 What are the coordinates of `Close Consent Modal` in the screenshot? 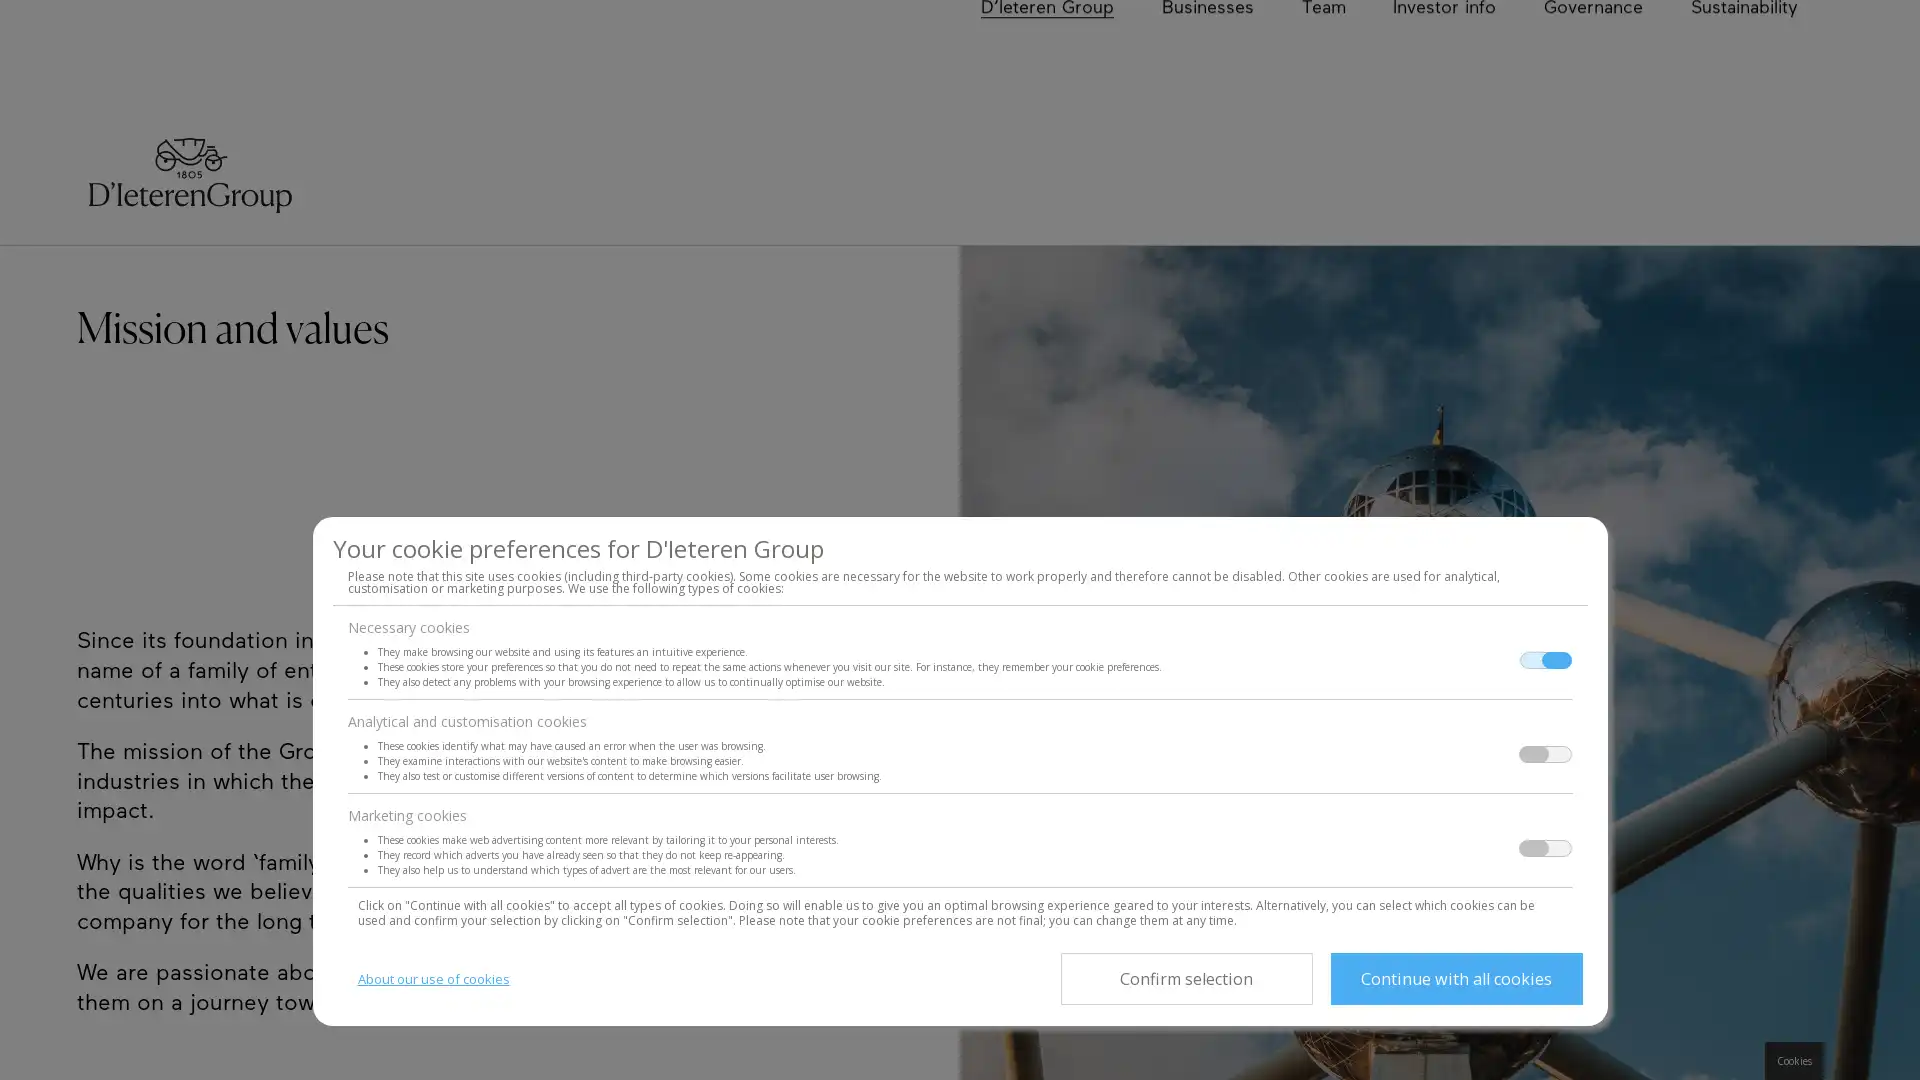 It's located at (1455, 978).